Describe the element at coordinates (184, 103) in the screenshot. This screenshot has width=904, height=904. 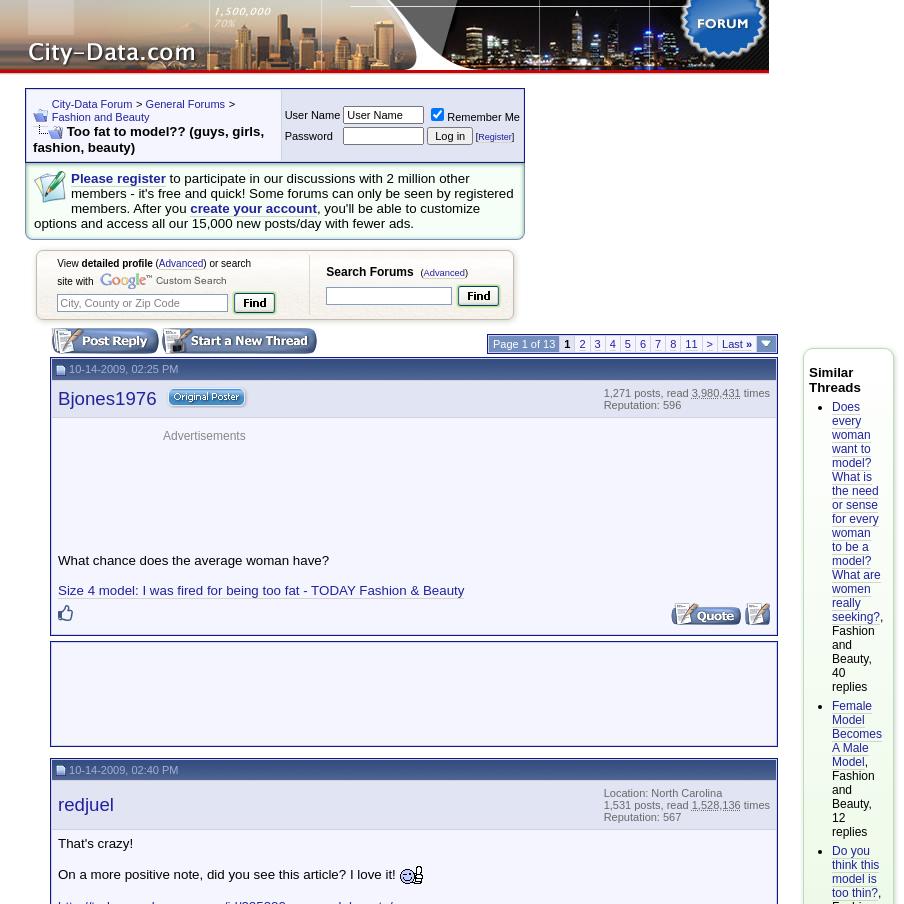
I see `'General Forums'` at that location.